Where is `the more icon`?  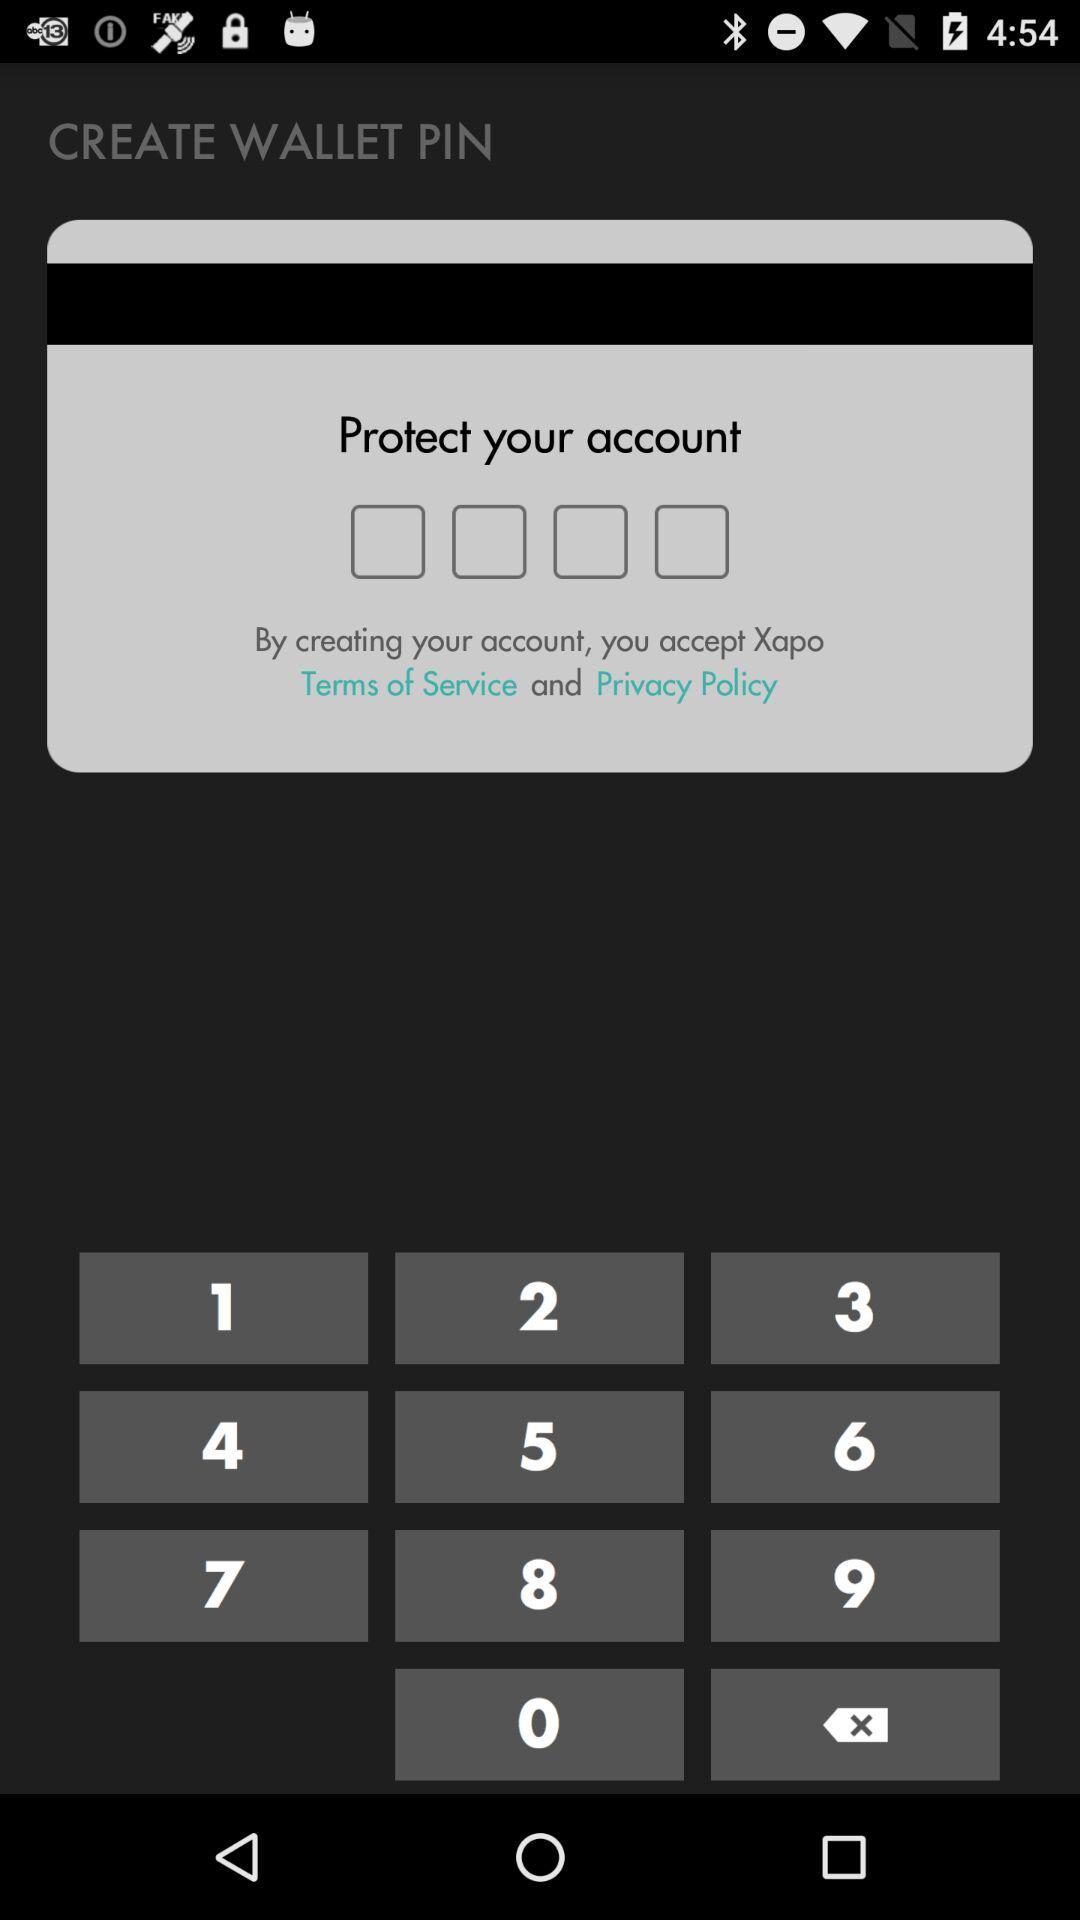
the more icon is located at coordinates (538, 1547).